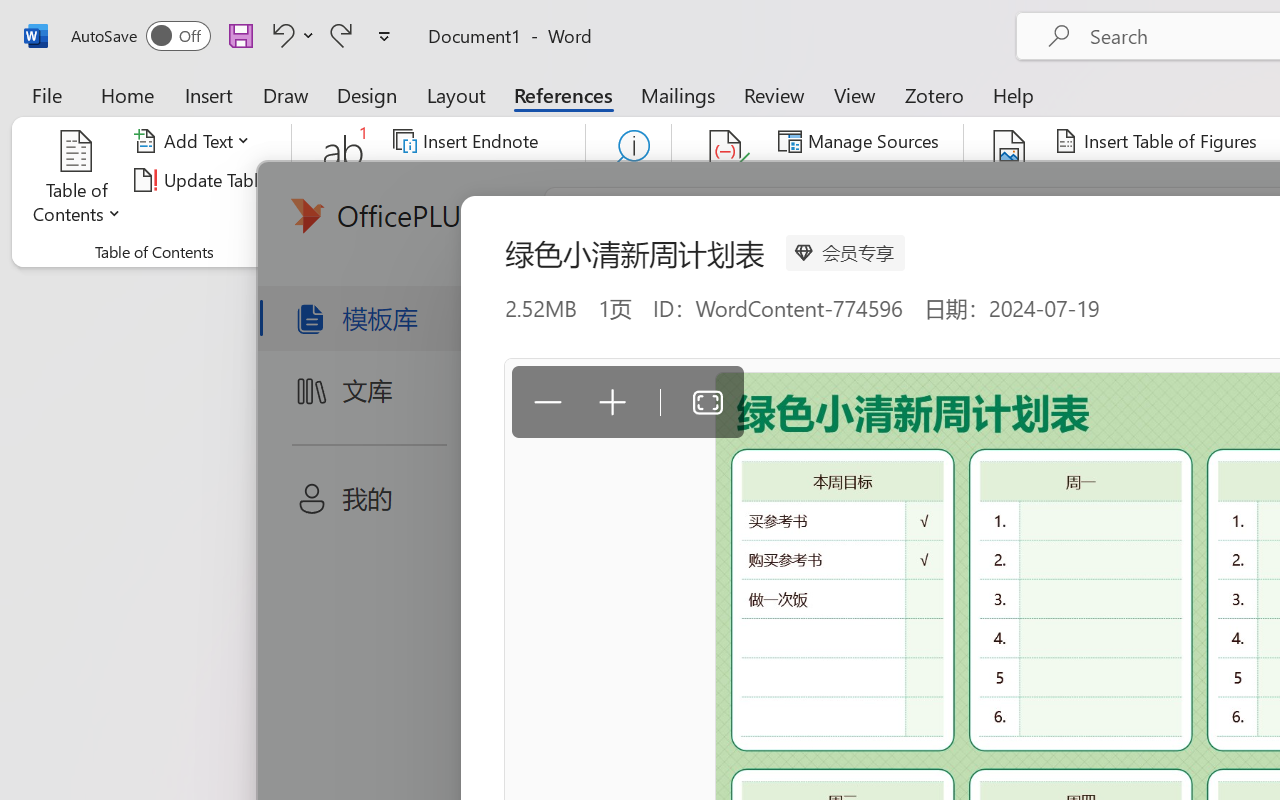 The height and width of the screenshot is (800, 1280). I want to click on 'Undo Apply Quick Style Set', so click(279, 34).